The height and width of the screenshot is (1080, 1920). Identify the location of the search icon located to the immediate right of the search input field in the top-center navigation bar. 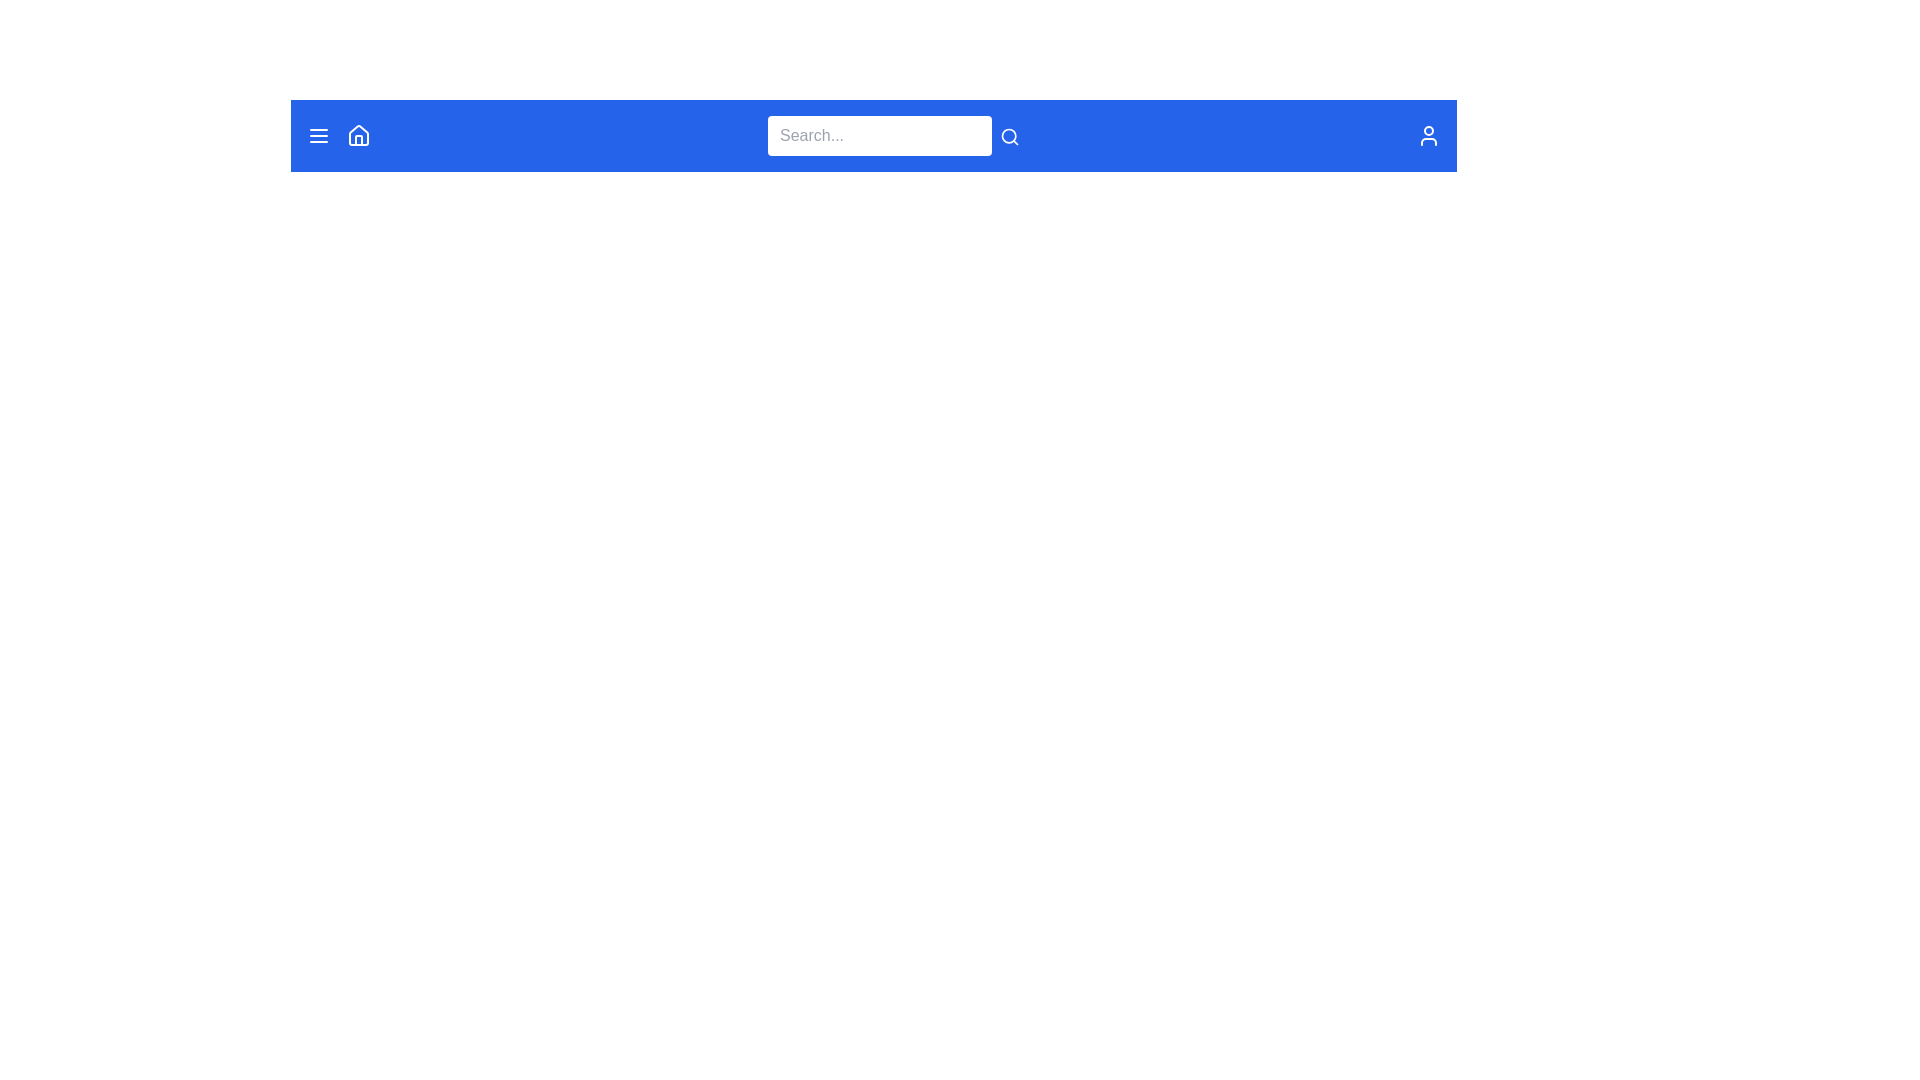
(1009, 135).